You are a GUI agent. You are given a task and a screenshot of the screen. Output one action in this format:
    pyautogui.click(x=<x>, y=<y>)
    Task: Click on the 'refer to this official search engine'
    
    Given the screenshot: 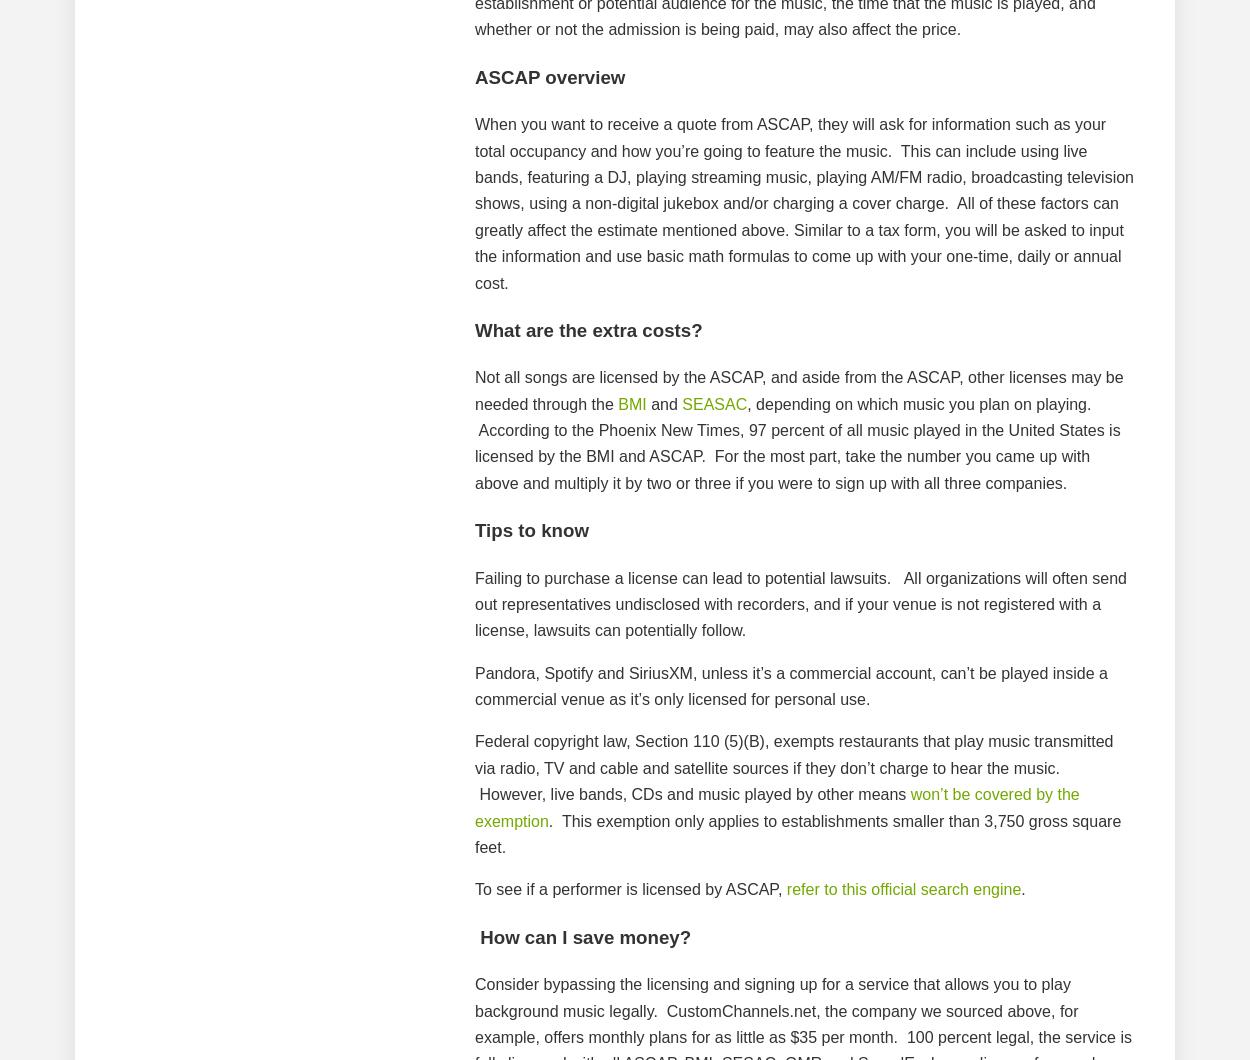 What is the action you would take?
    pyautogui.click(x=903, y=889)
    